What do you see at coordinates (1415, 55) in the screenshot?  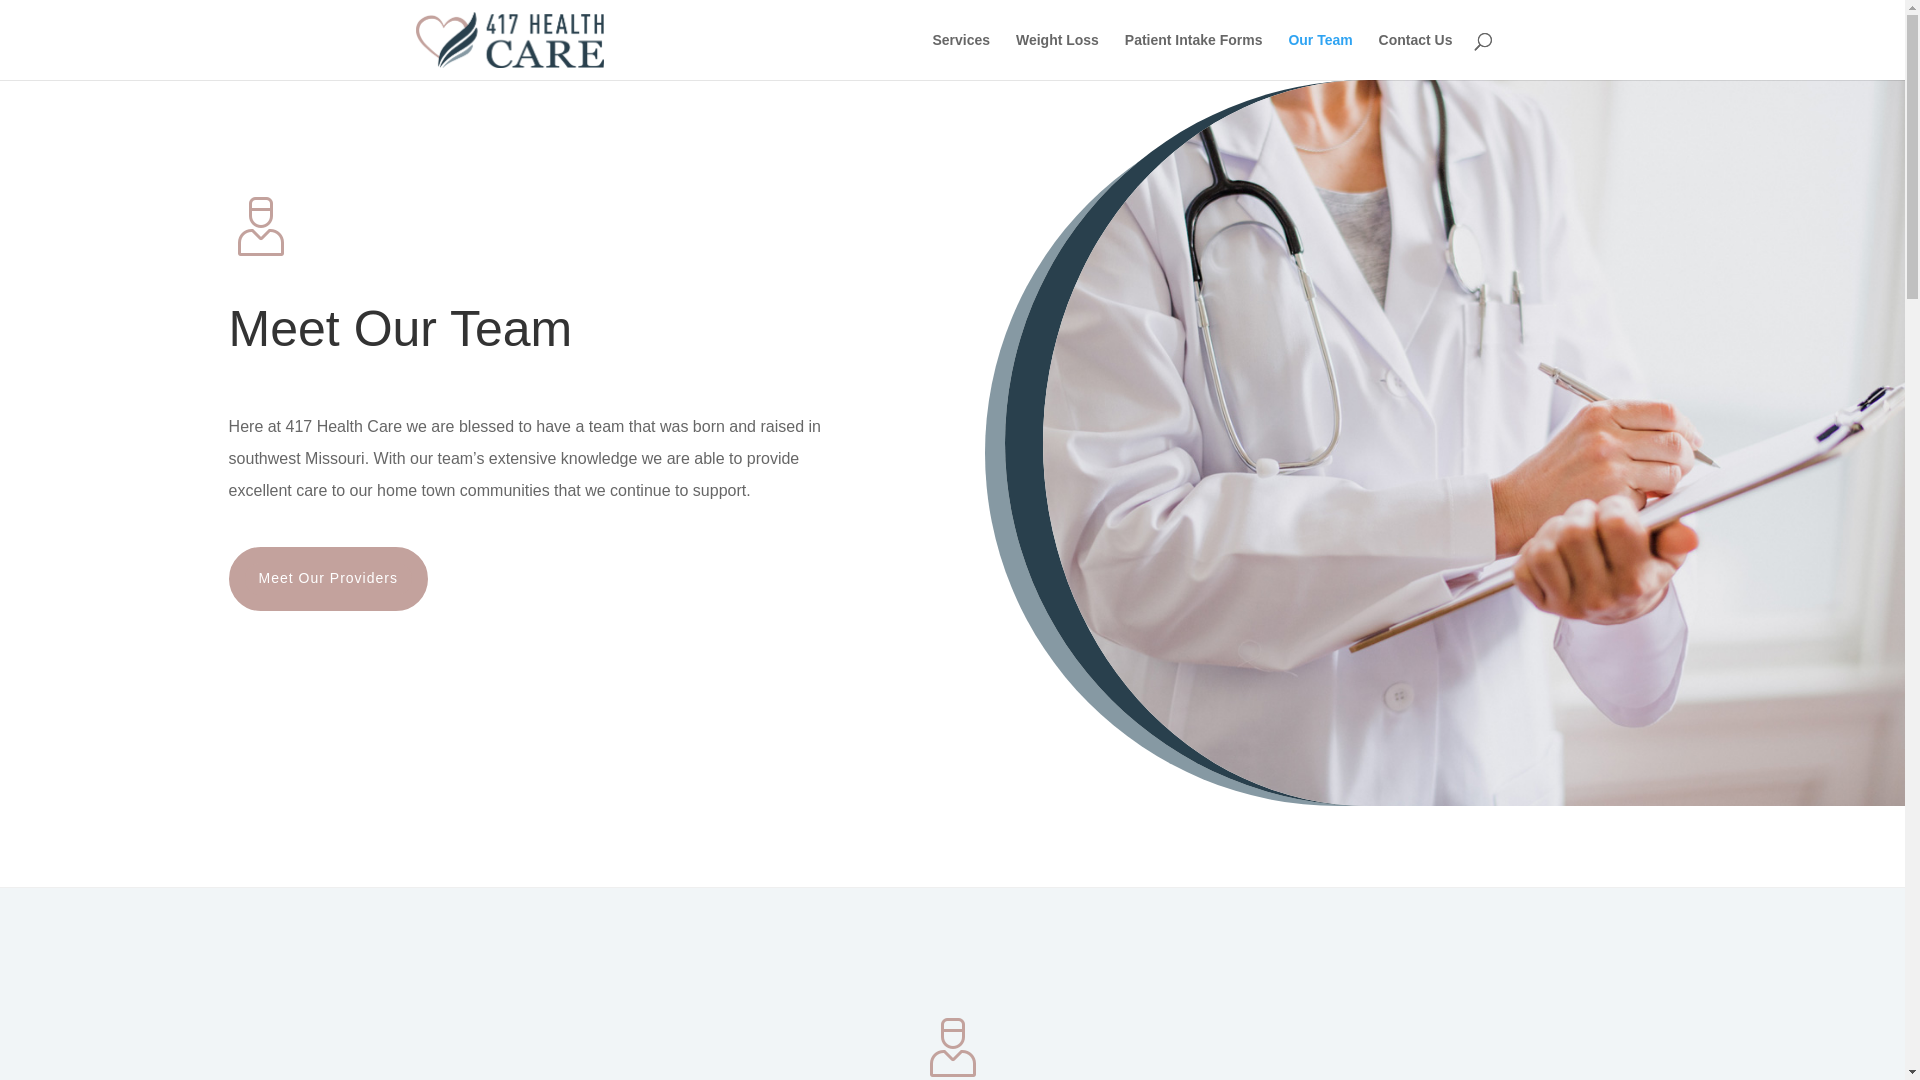 I see `'Contact Us'` at bounding box center [1415, 55].